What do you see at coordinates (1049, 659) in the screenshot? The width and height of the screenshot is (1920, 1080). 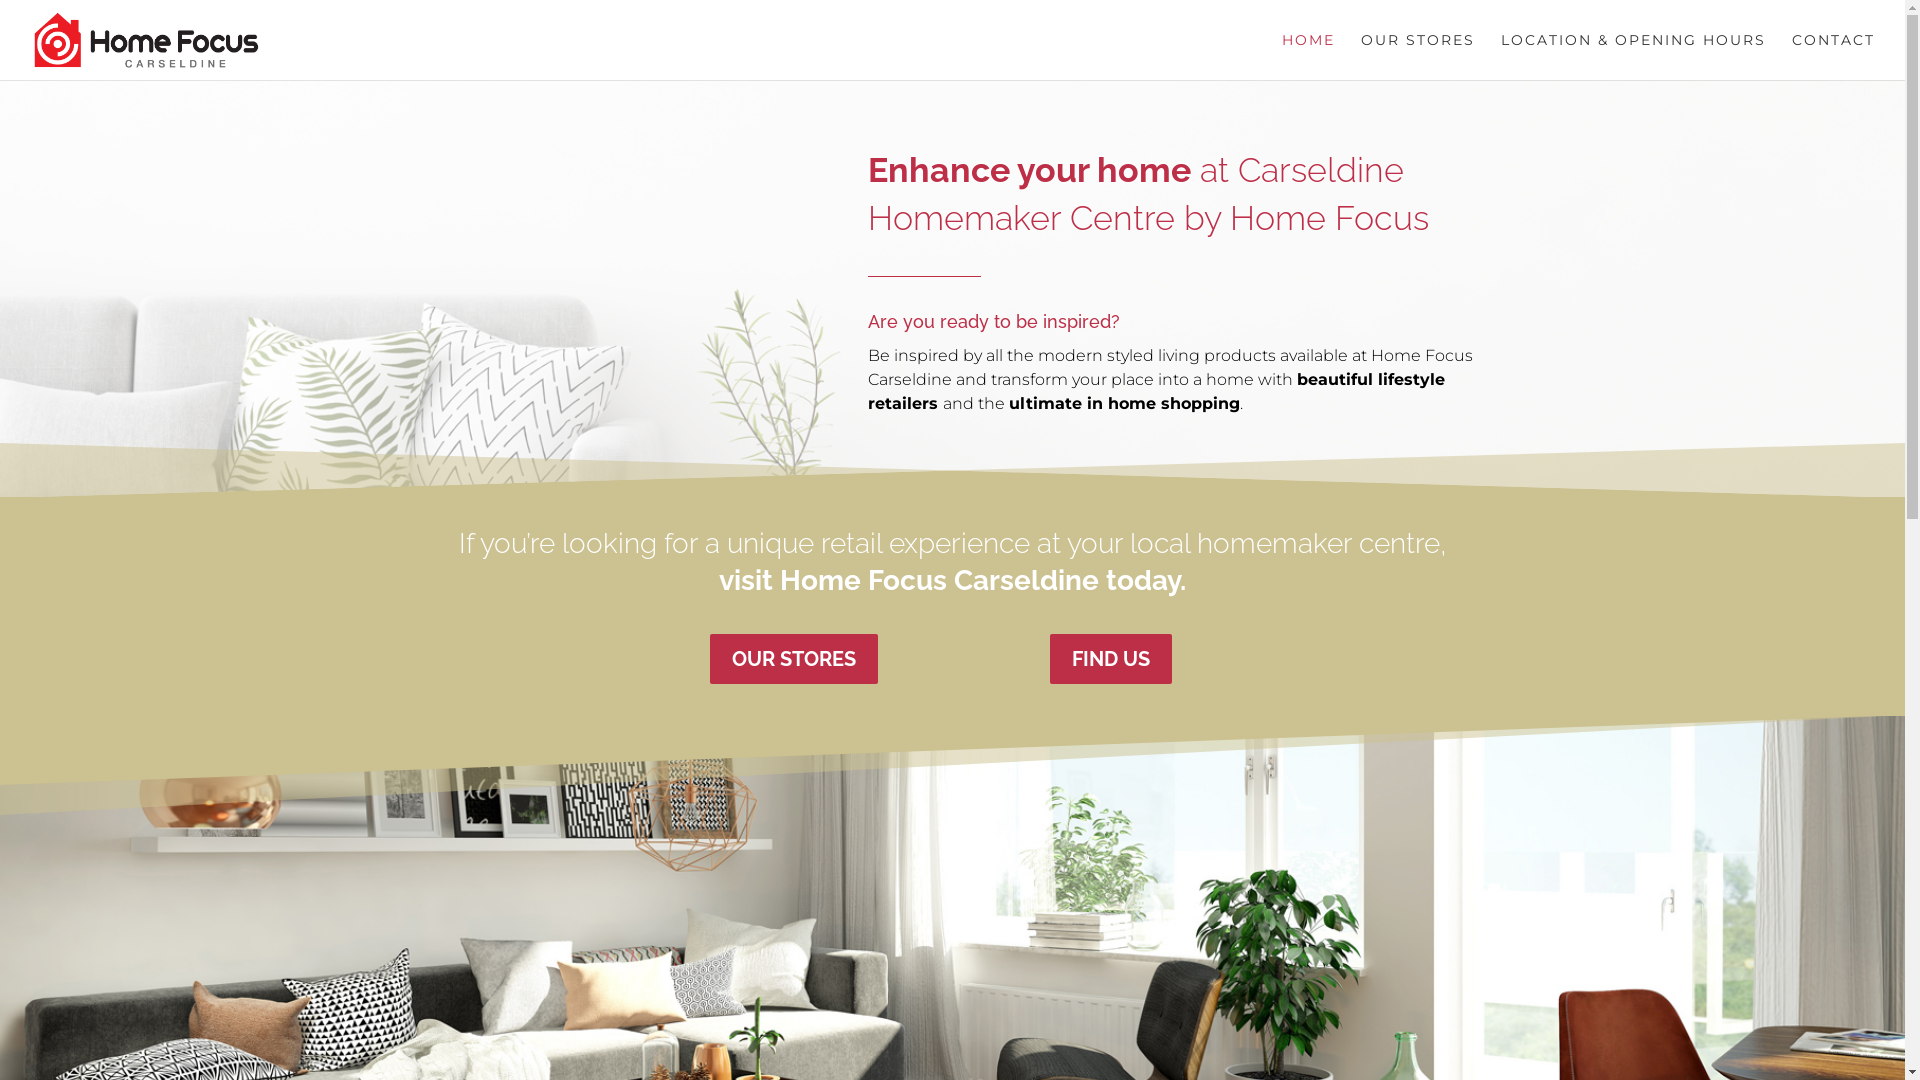 I see `'FIND US'` at bounding box center [1049, 659].